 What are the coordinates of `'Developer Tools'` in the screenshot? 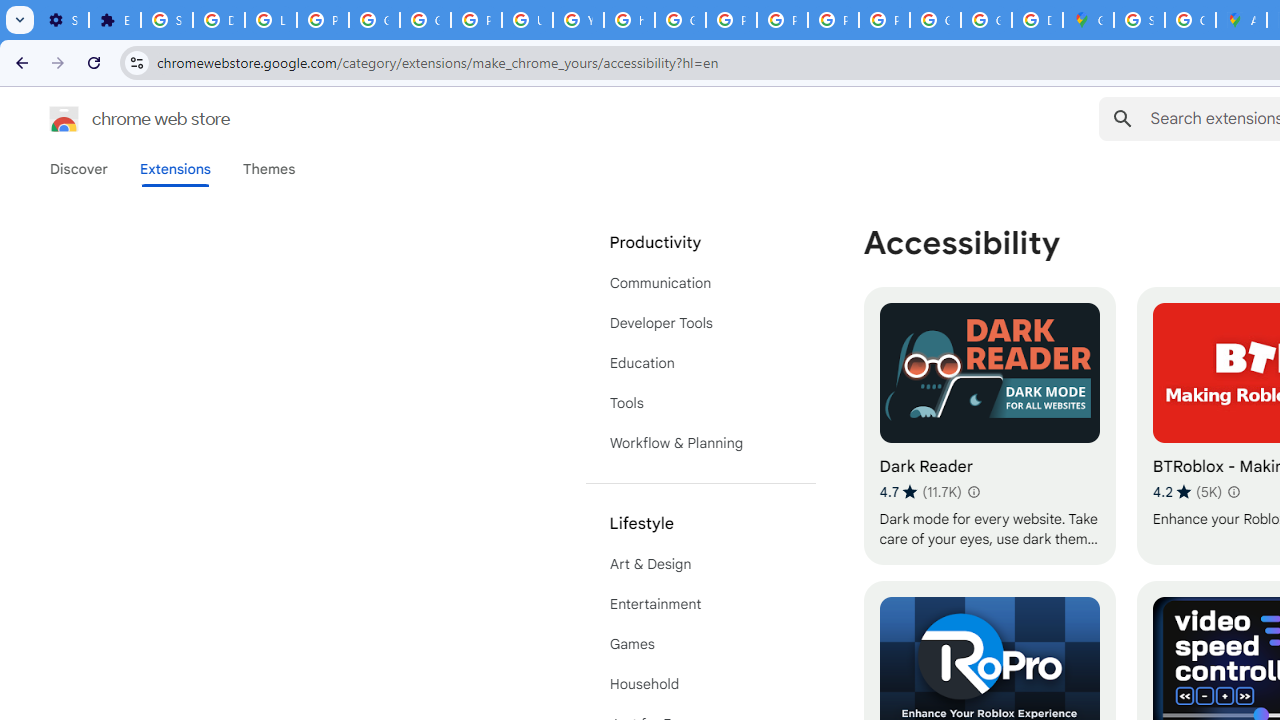 It's located at (700, 321).